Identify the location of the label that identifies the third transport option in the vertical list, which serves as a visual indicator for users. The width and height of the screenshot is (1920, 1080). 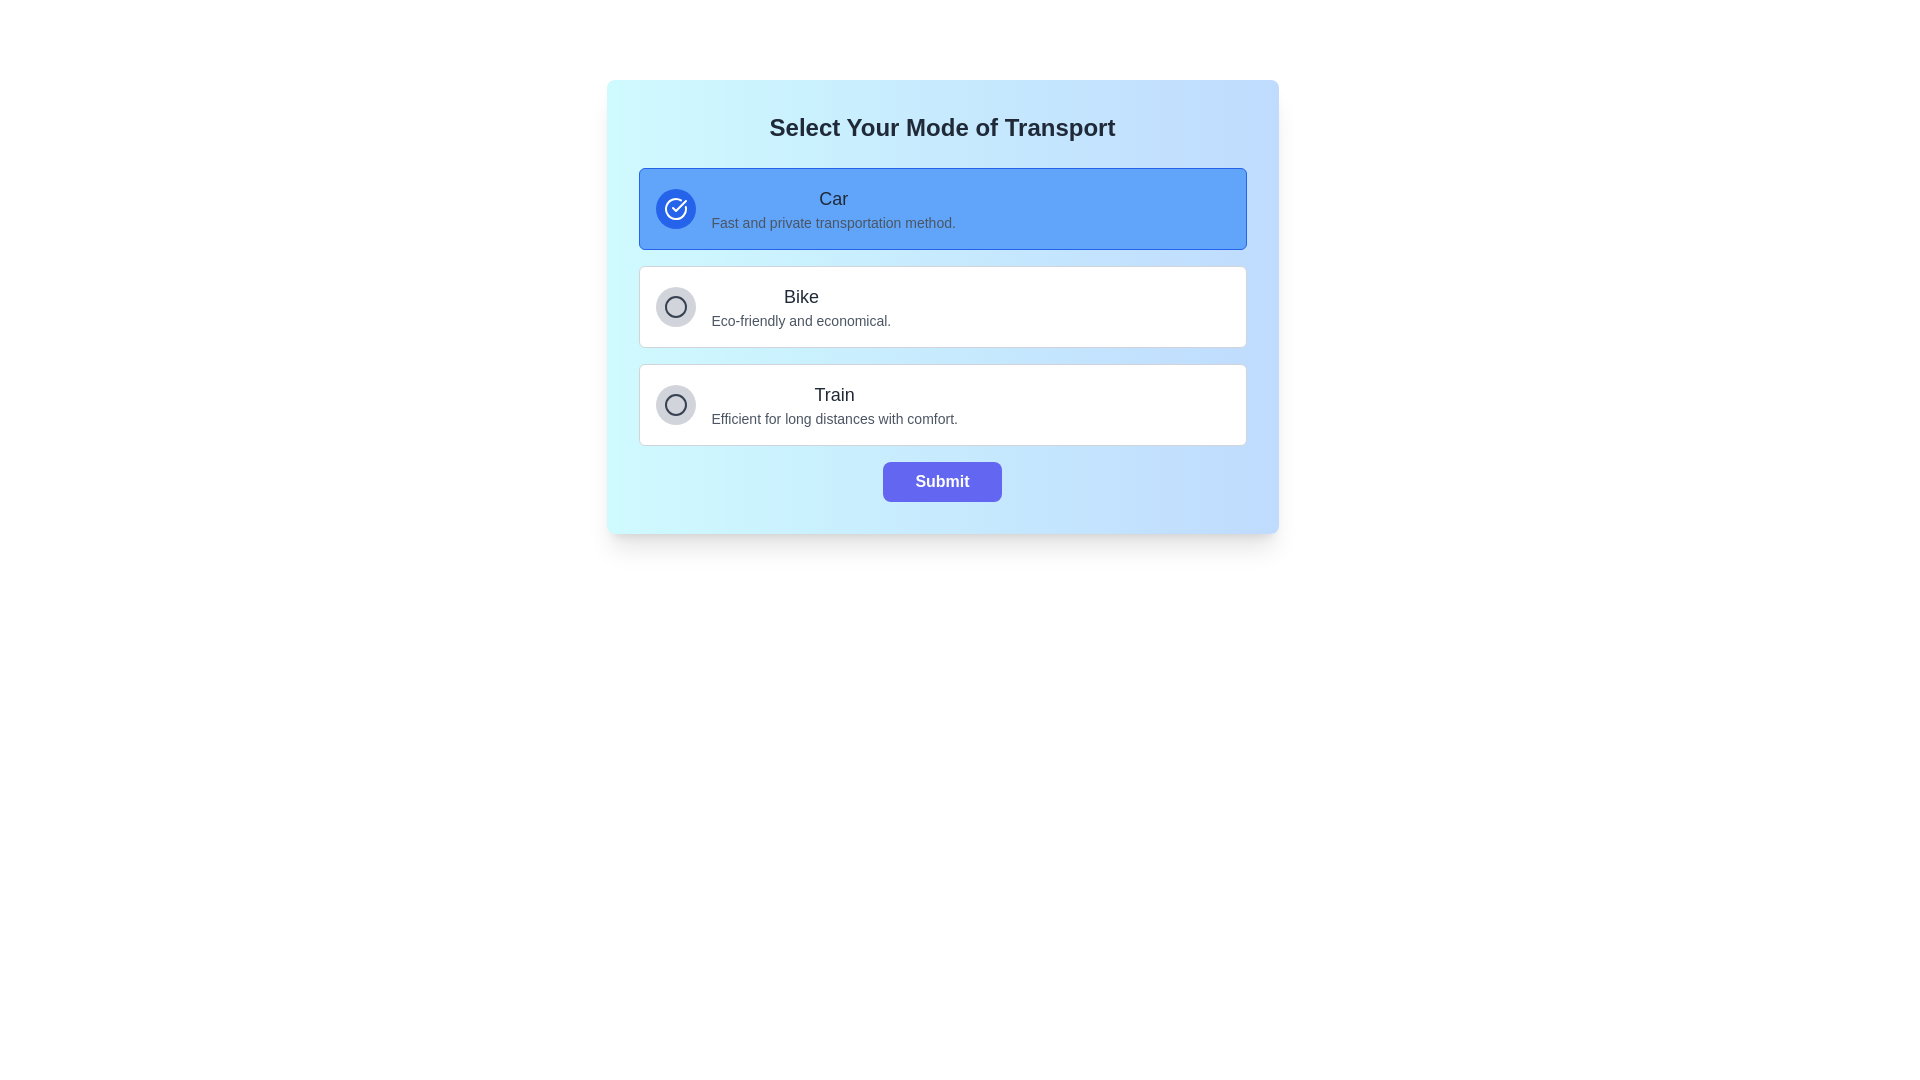
(834, 394).